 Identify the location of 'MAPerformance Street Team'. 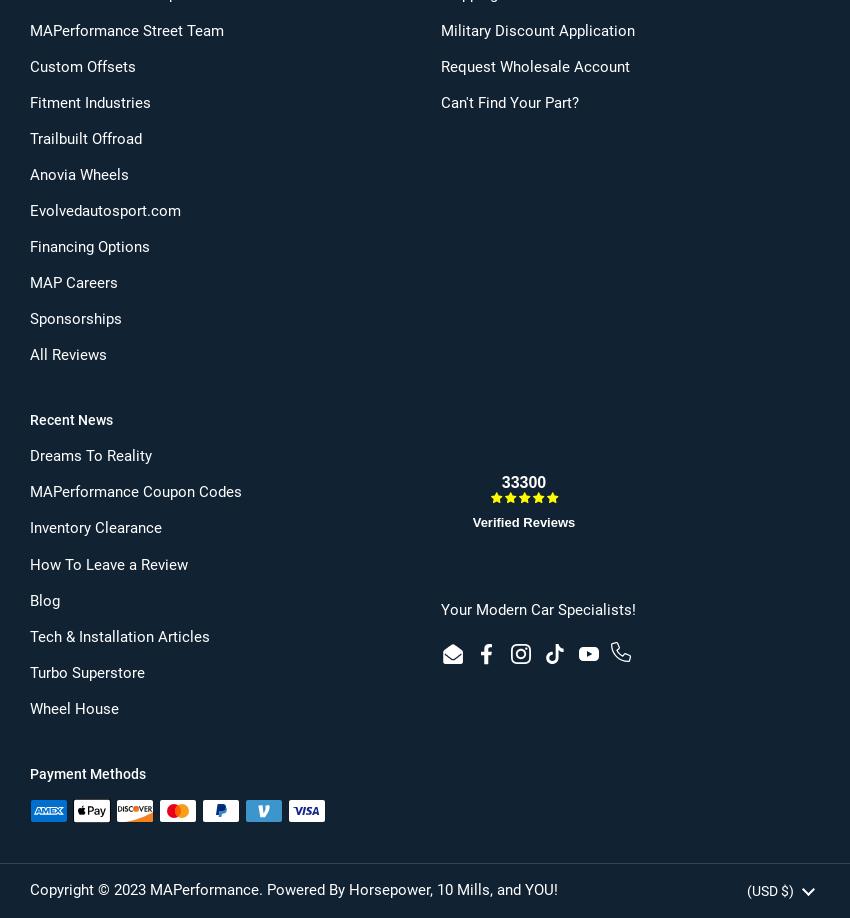
(125, 30).